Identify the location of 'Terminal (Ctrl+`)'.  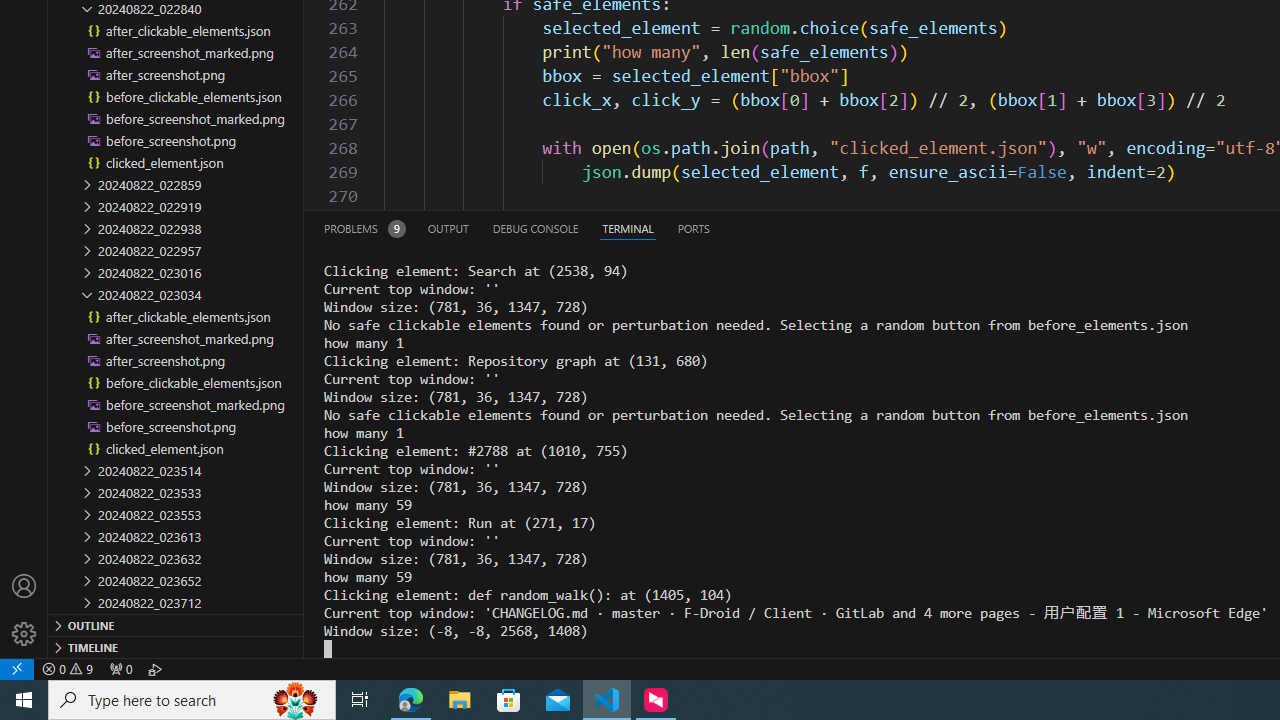
(626, 227).